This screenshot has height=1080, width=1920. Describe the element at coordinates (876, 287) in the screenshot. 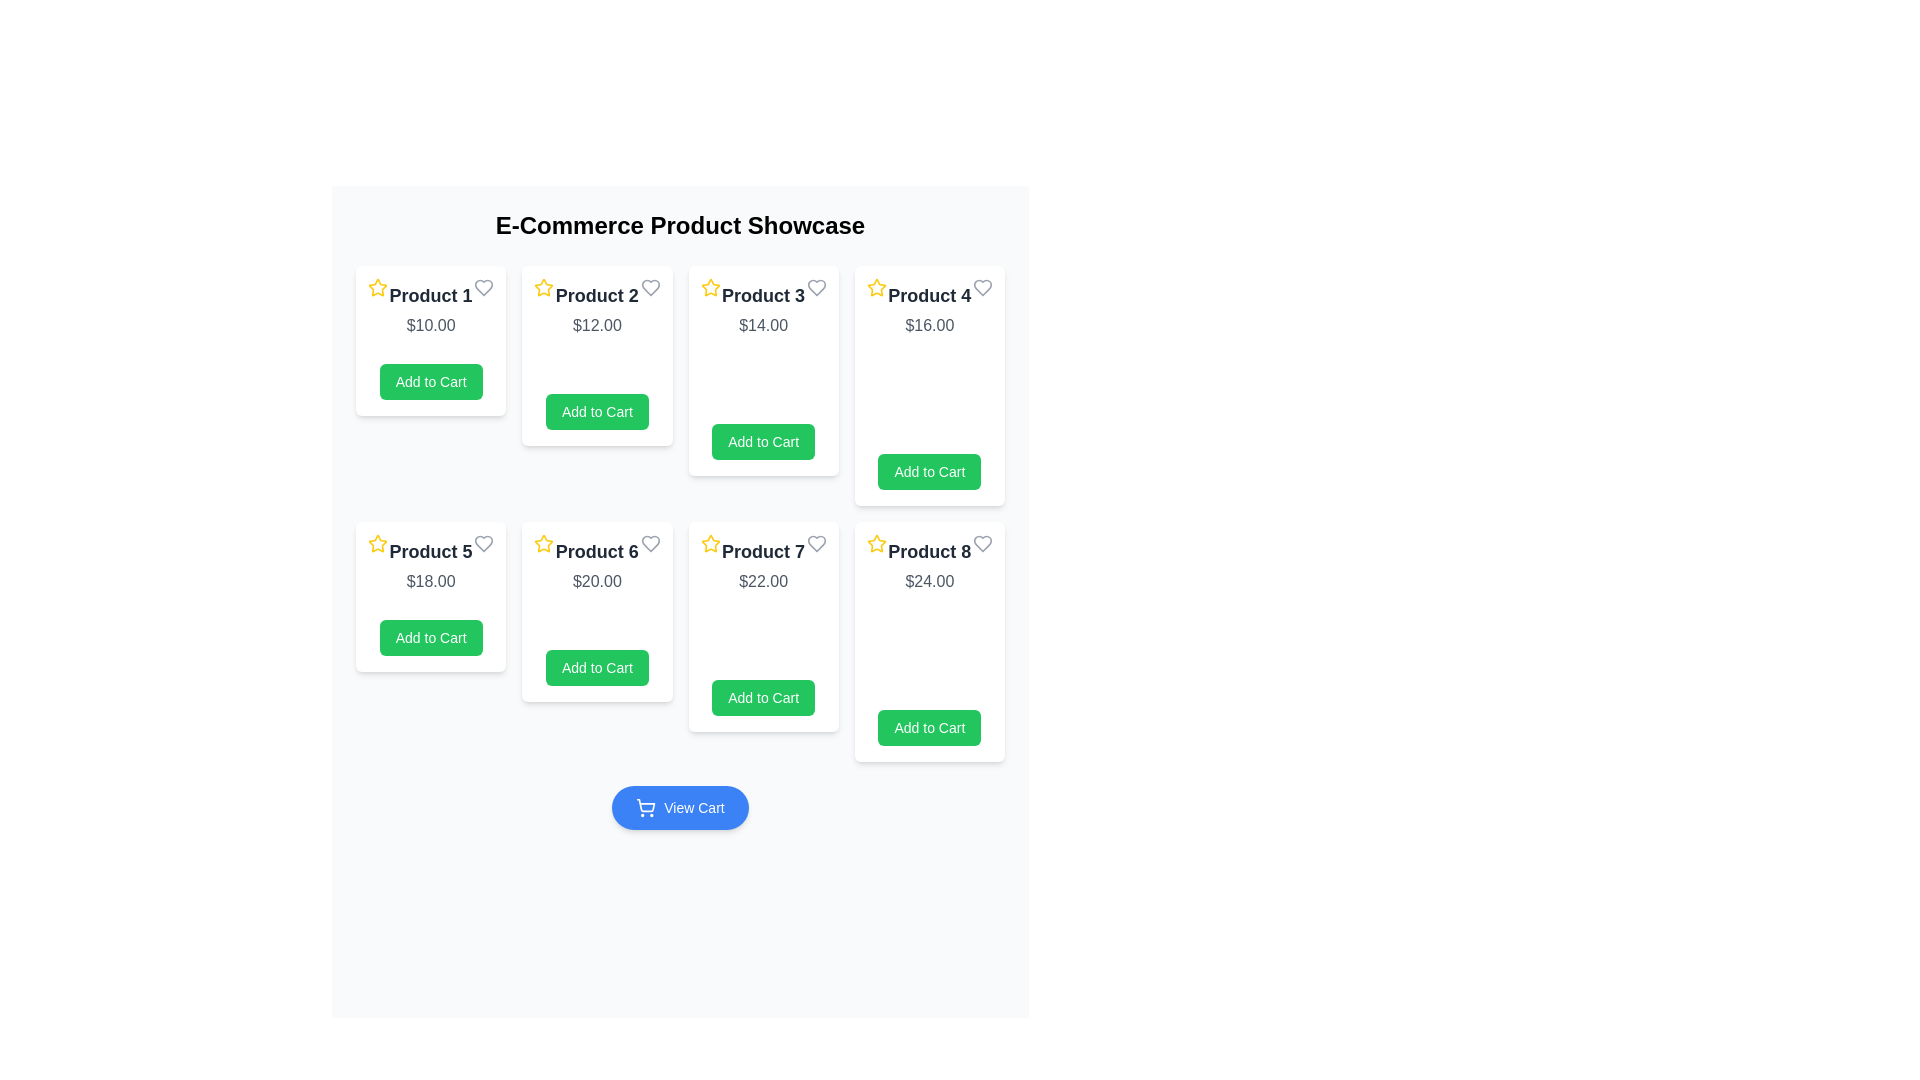

I see `the yellow star icon with a hollow center located in the upper-left corner of the 'Product 4' card, which is used for rating or marking favorites` at that location.